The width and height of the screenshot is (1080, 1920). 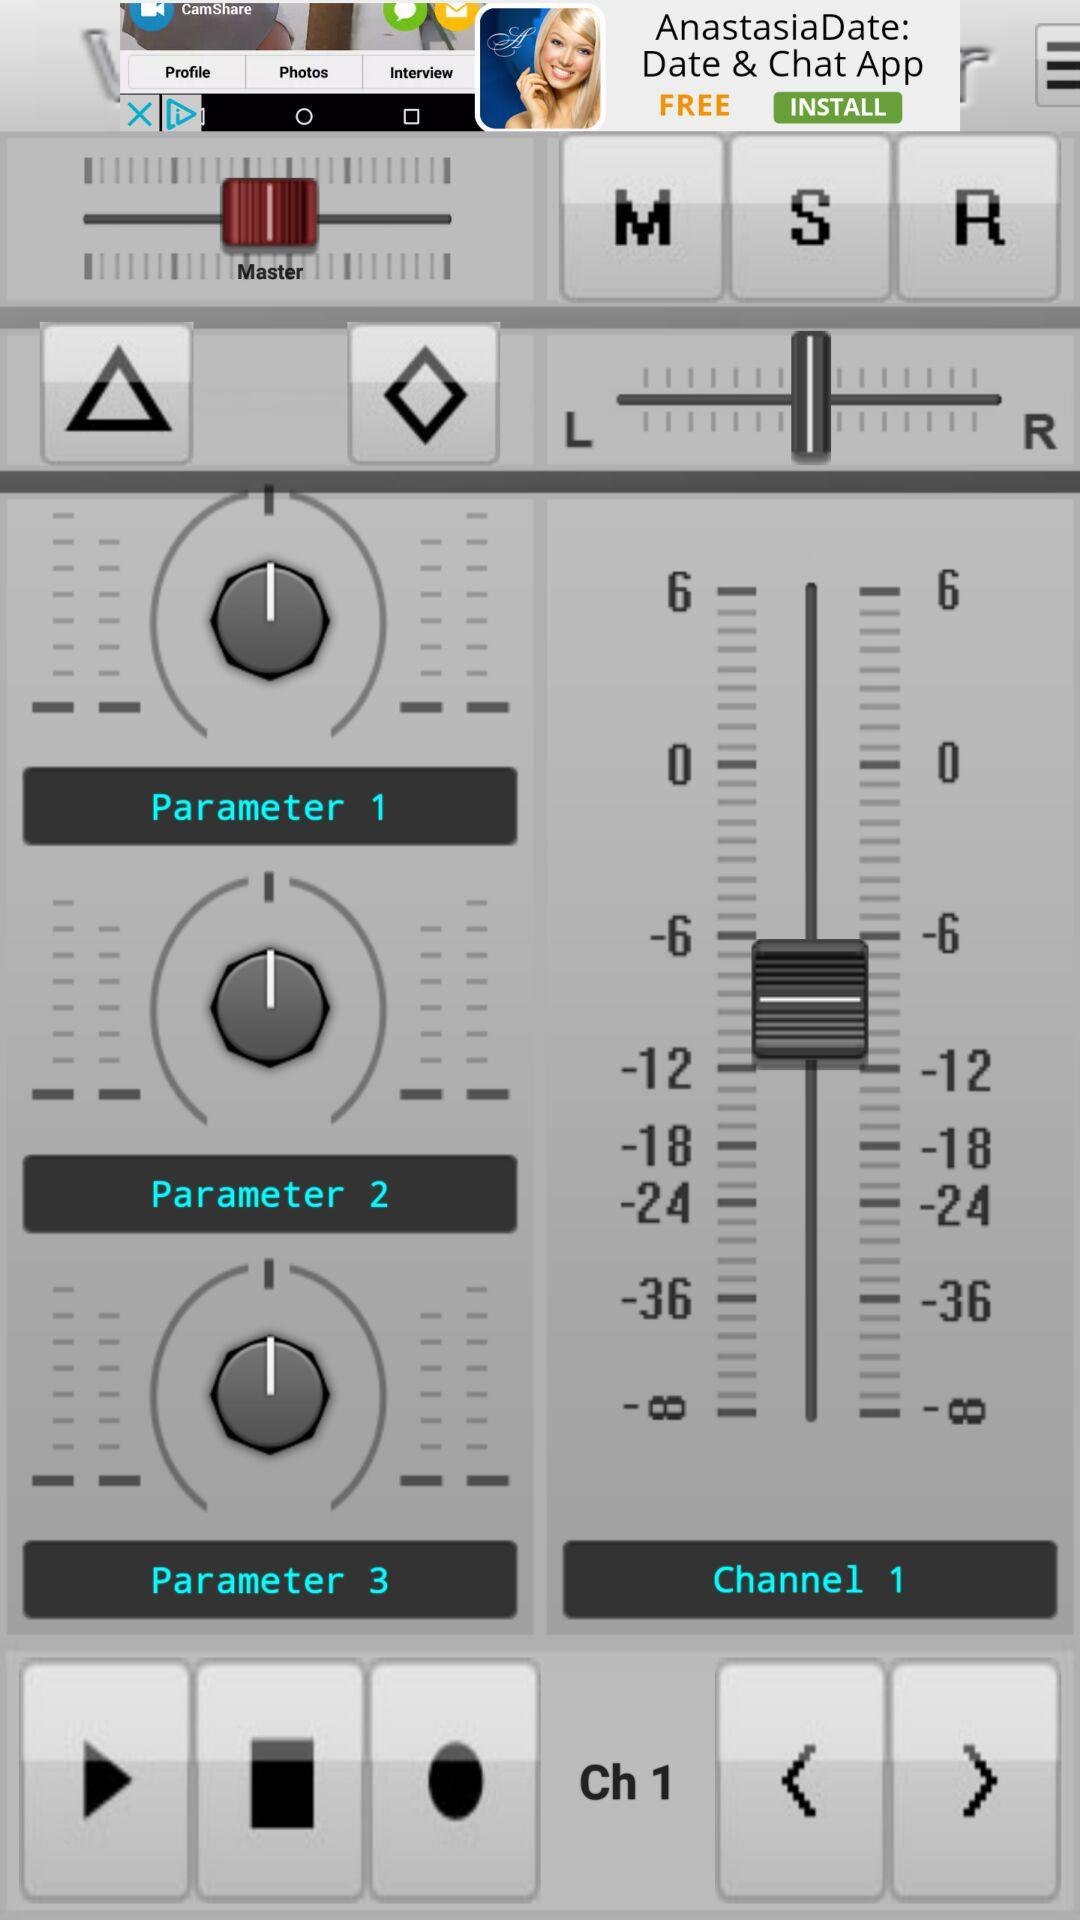 What do you see at coordinates (540, 65) in the screenshot?
I see `open advertisement` at bounding box center [540, 65].